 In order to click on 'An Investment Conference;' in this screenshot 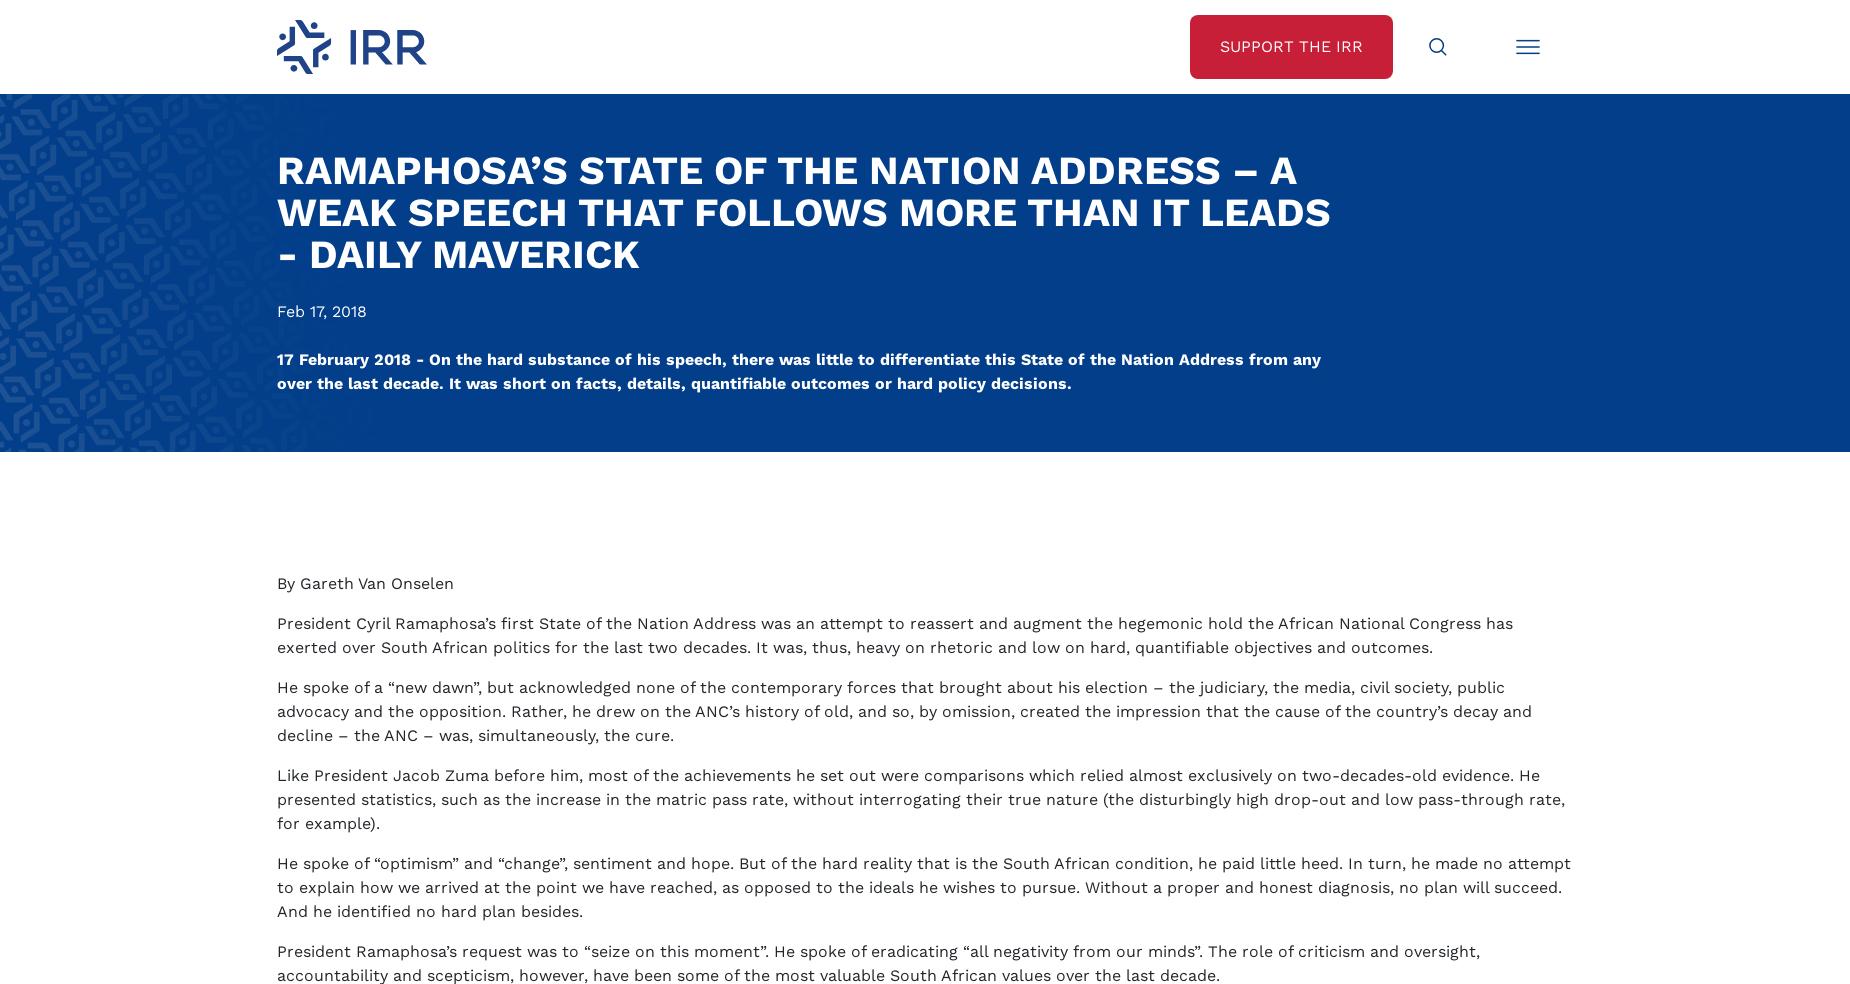, I will do `click(415, 366)`.